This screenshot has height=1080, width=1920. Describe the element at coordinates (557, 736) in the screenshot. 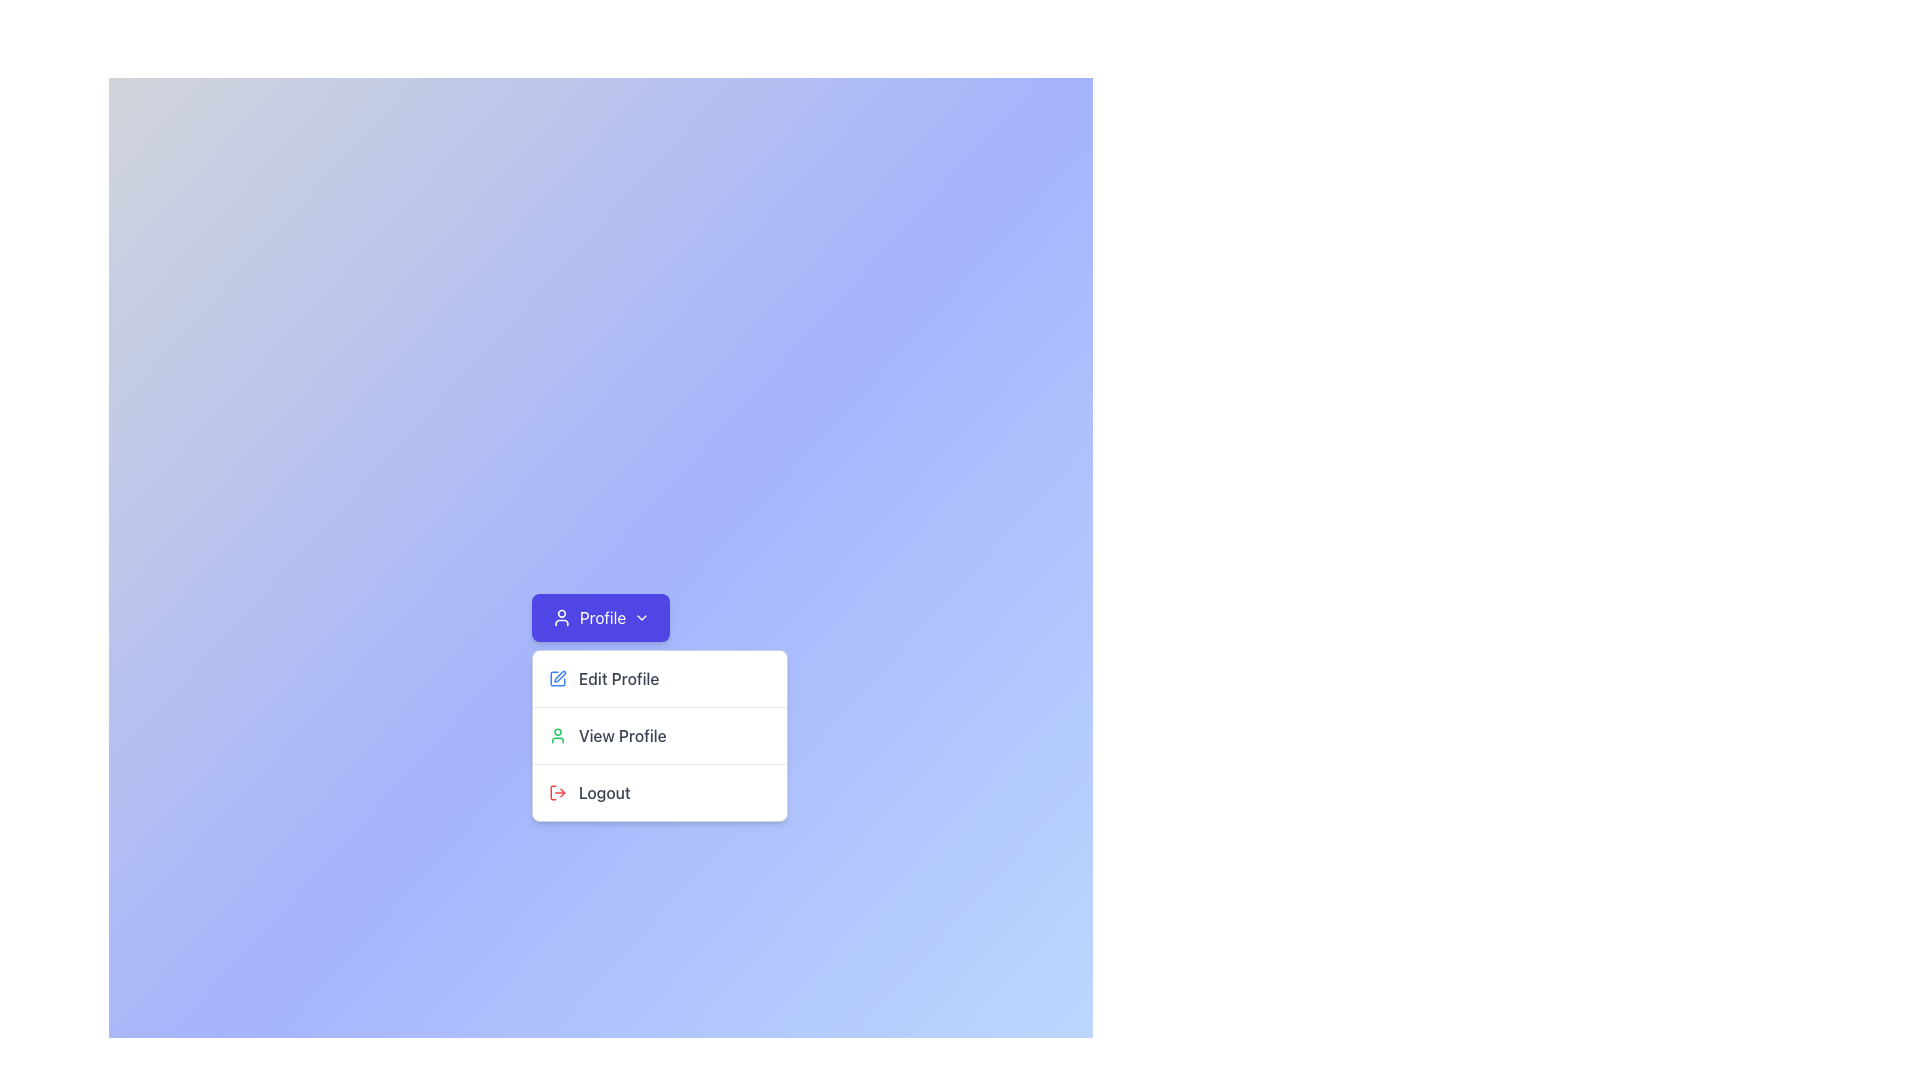

I see `the green icon representing the 'View Profile' action located in the dropdown menu below the 'Profile' button` at that location.